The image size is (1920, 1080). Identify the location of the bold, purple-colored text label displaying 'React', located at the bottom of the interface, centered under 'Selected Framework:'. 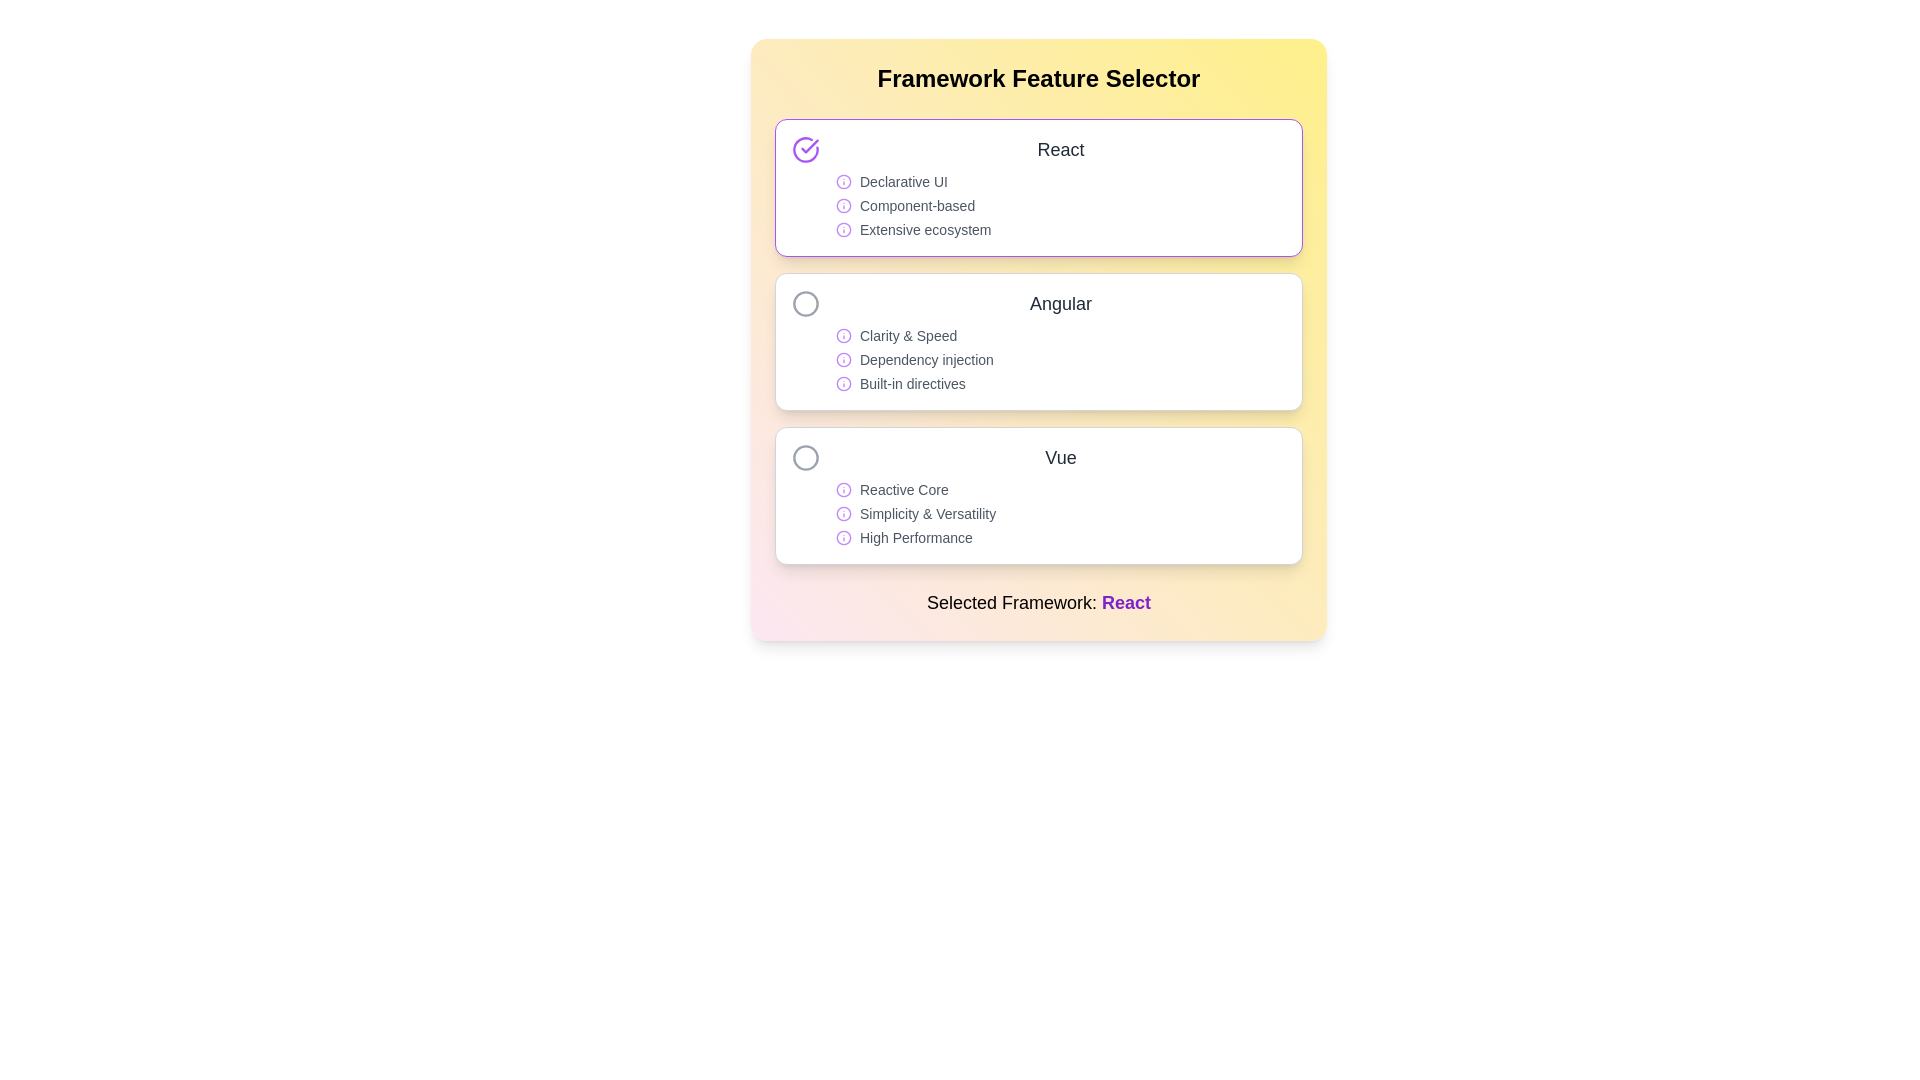
(1126, 601).